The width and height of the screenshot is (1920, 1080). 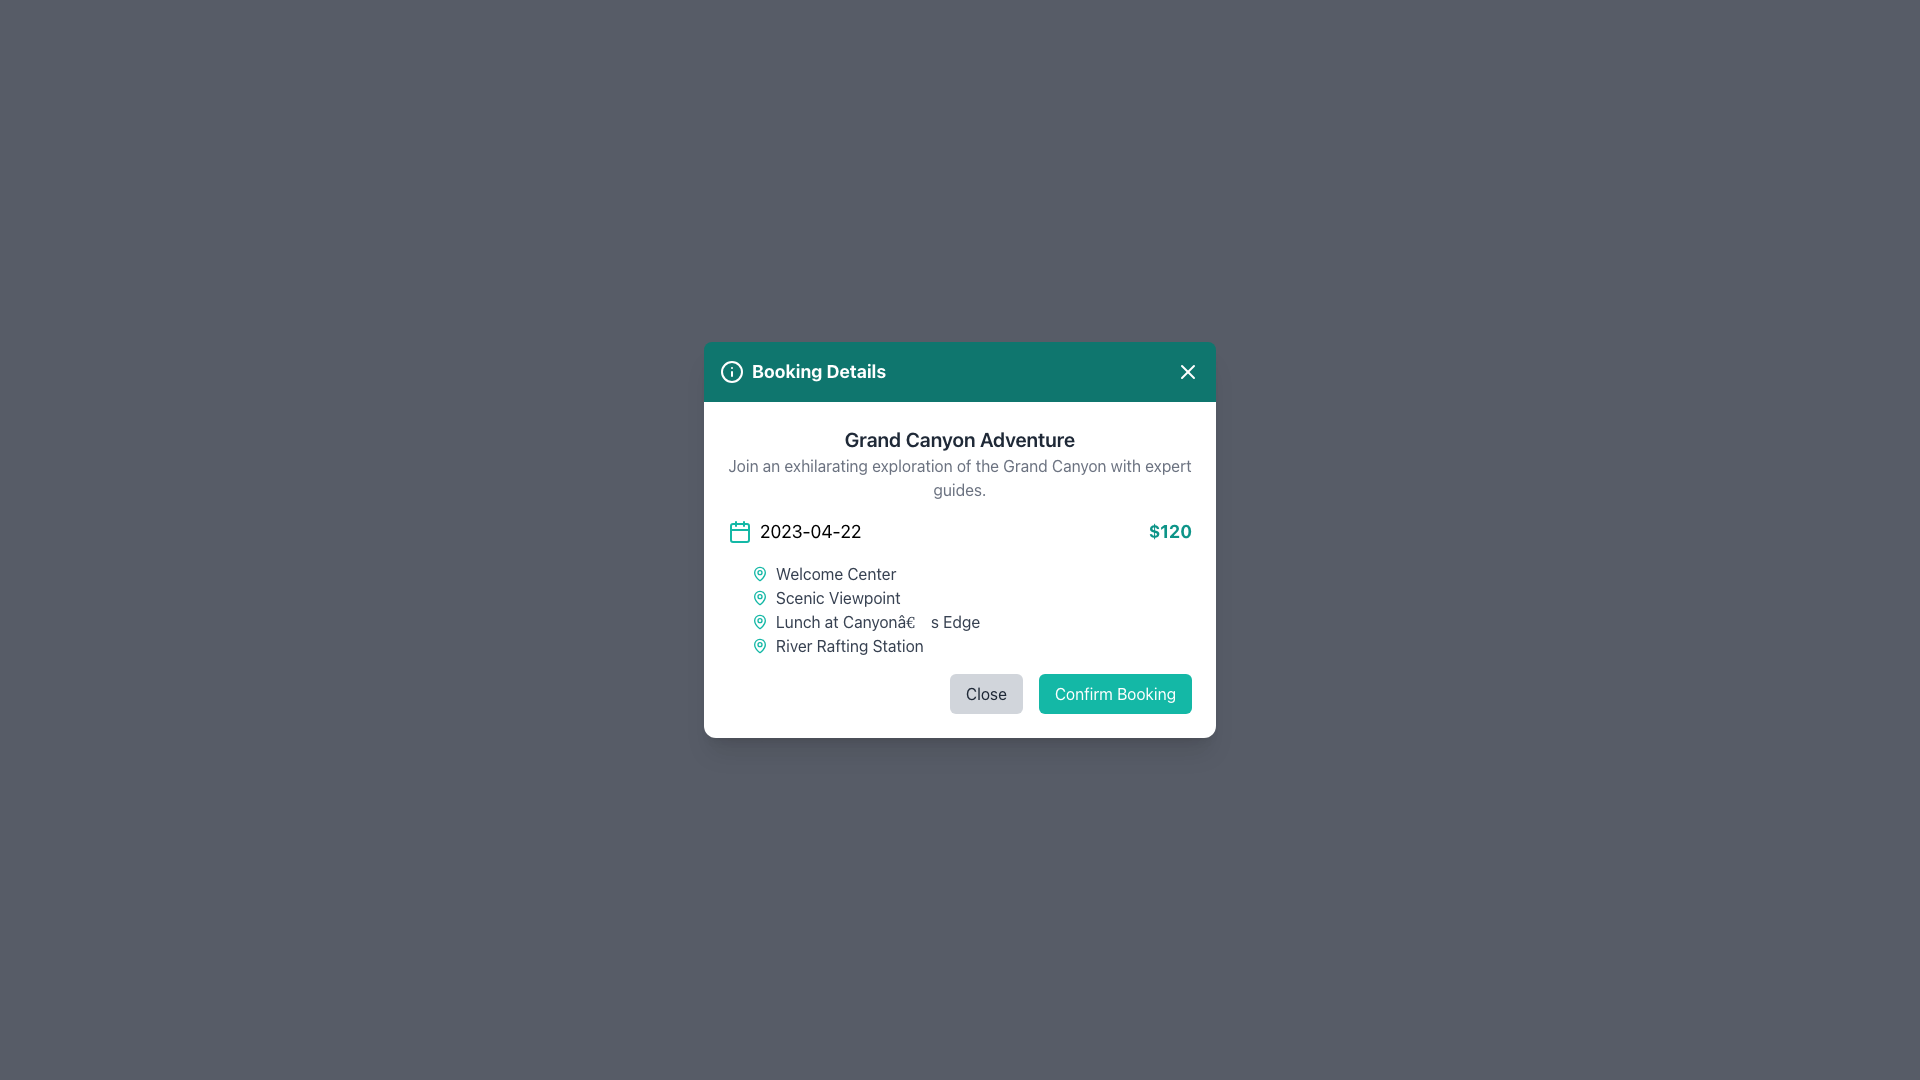 I want to click on text label 'Booking Details' that is styled with a bold font and located in the header of the modal window, positioned at the top-left next to an information icon, so click(x=803, y=371).